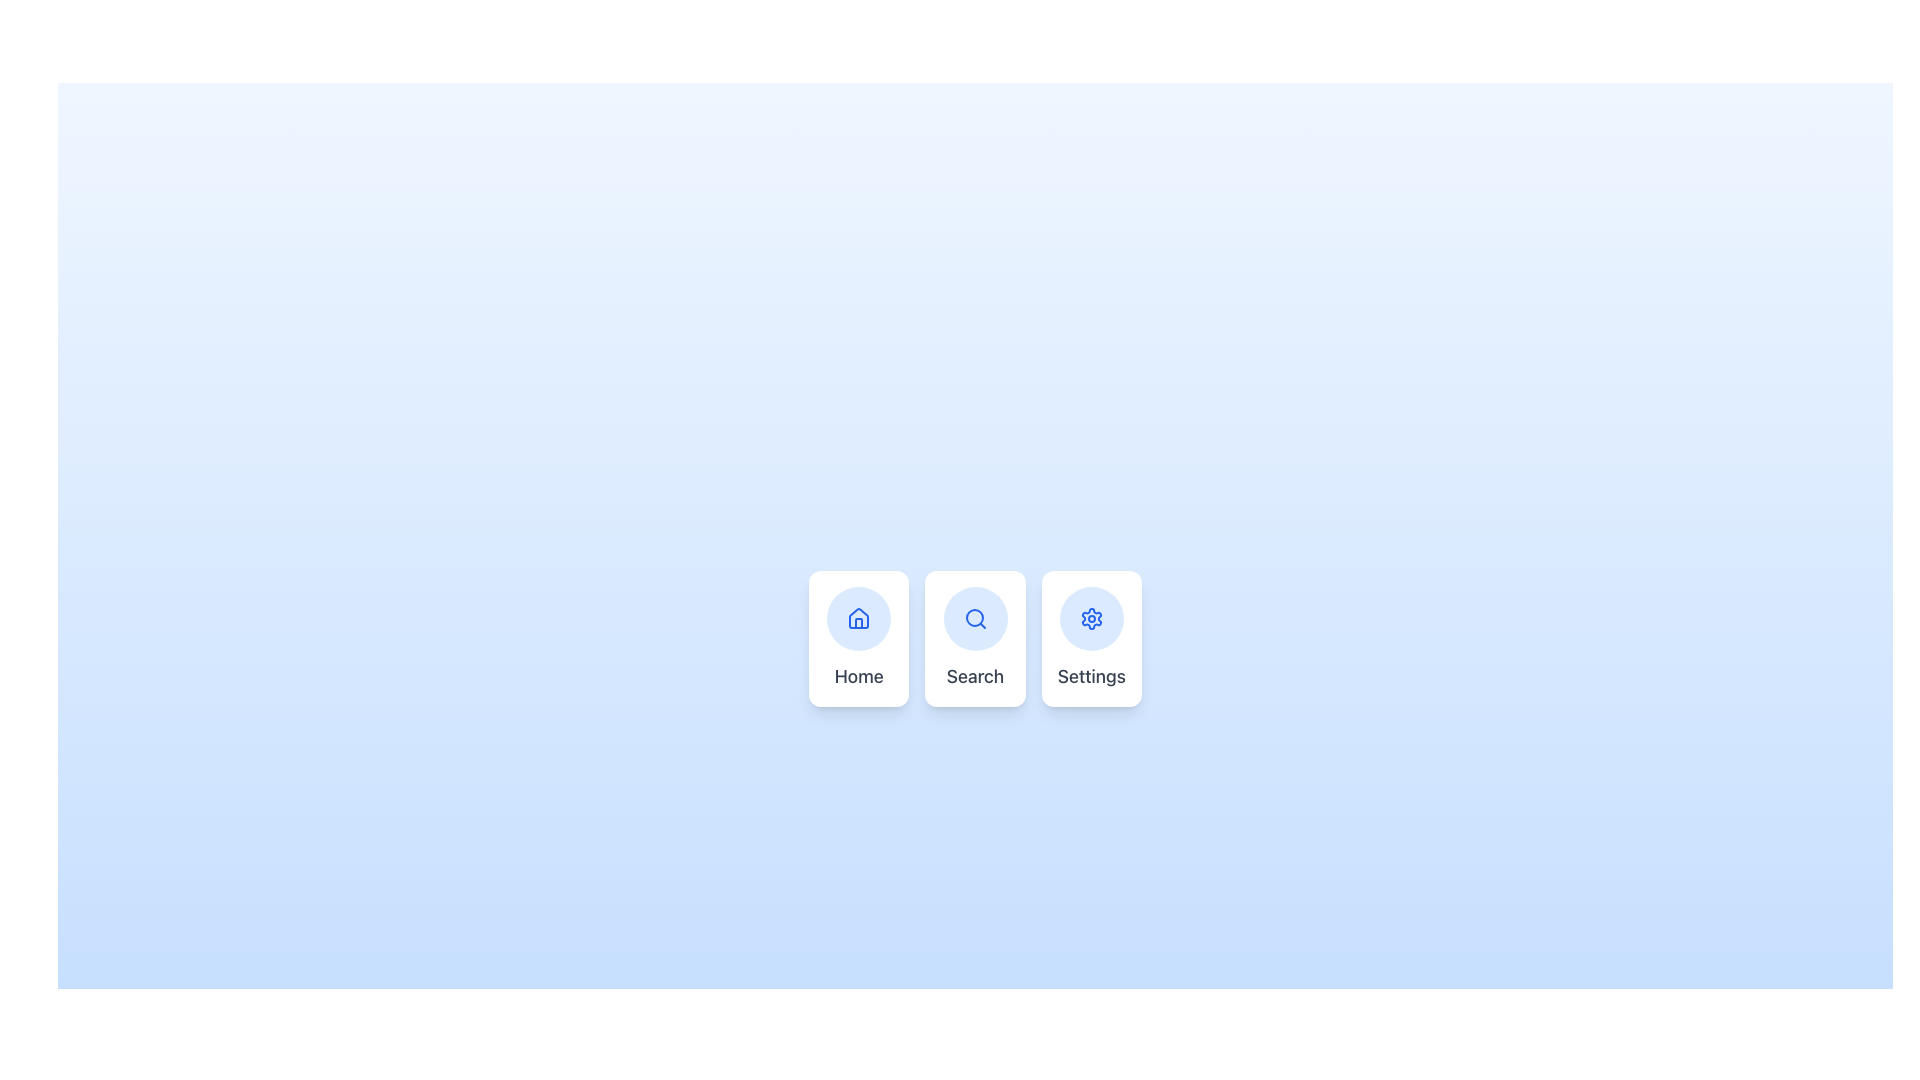  Describe the element at coordinates (859, 617) in the screenshot. I see `the blue house icon located at the top center of the group of three options (Home, Search, Settings)` at that location.